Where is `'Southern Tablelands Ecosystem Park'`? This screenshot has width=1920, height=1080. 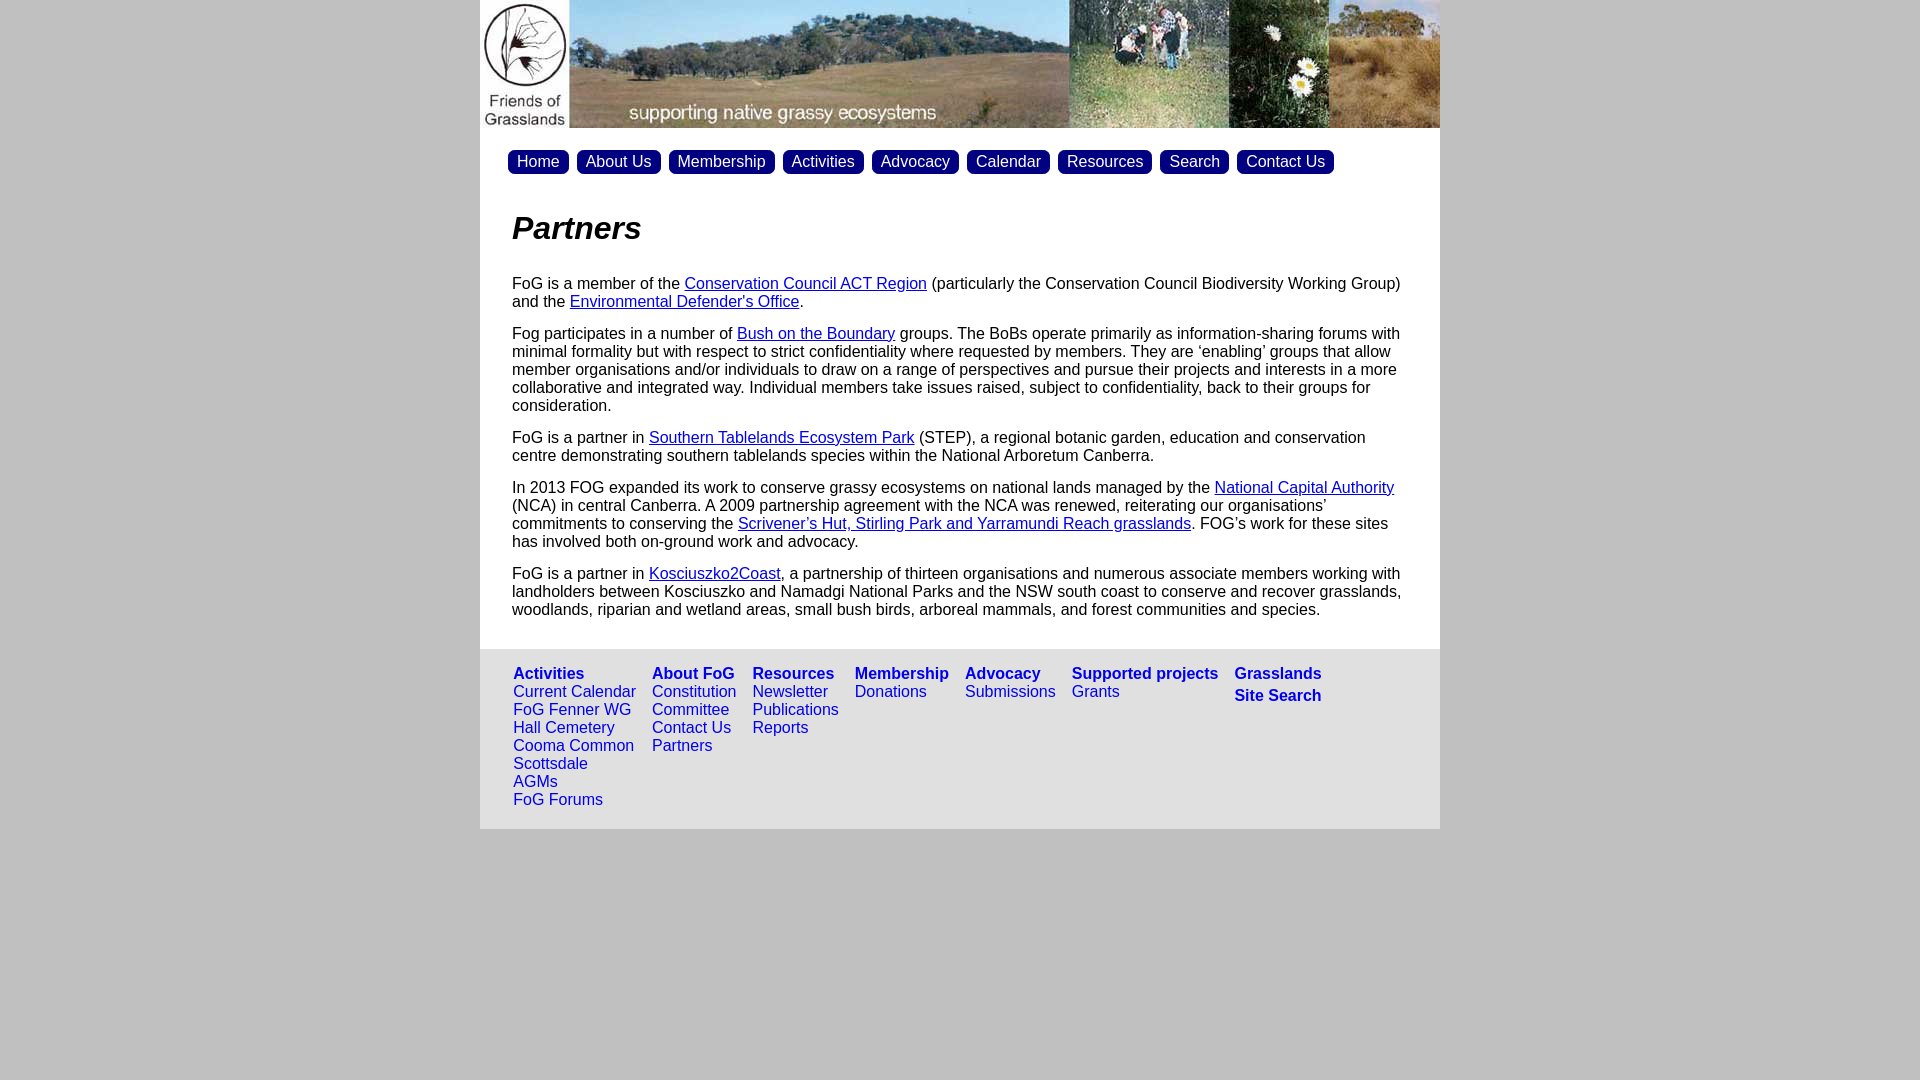 'Southern Tablelands Ecosystem Park' is located at coordinates (781, 436).